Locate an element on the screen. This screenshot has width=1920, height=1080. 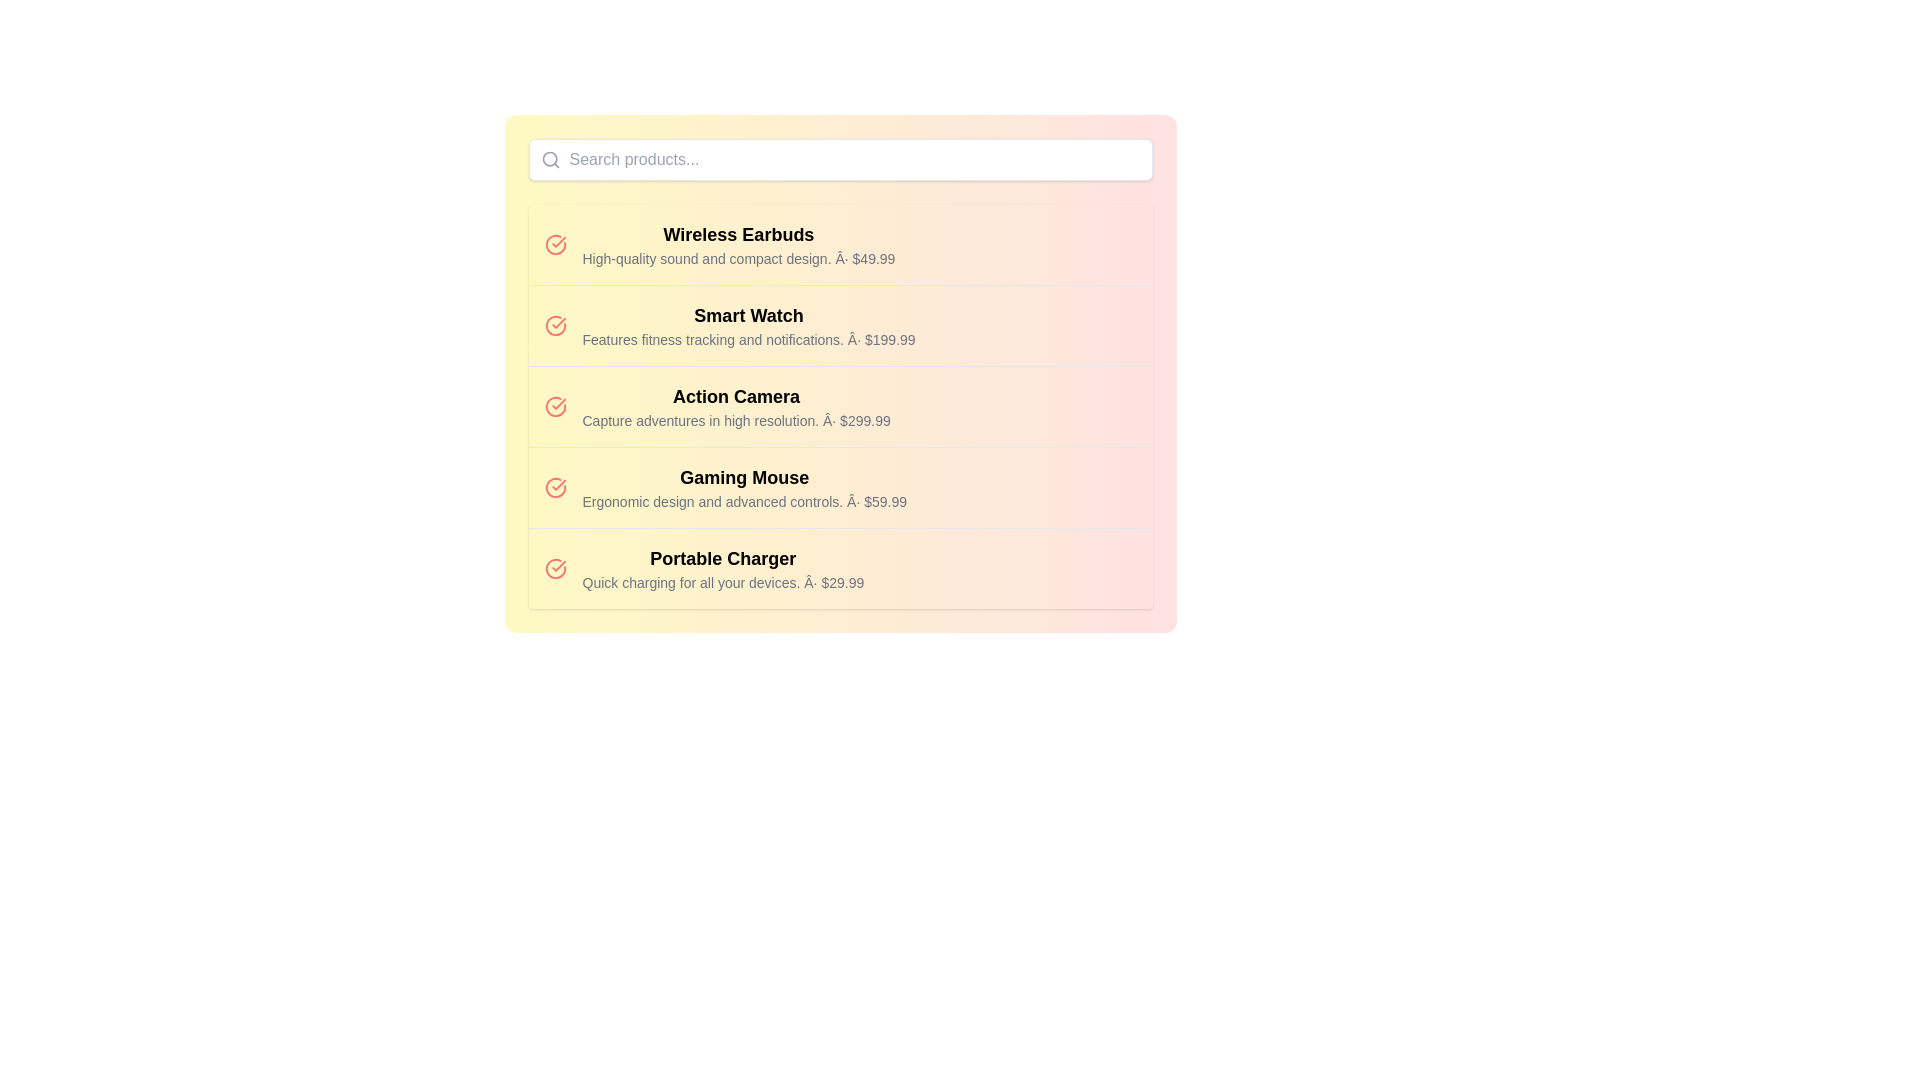
product description text that displays 'Capture adventures in high resolution. · $299.99' located under the 'Action Camera' header is located at coordinates (735, 419).